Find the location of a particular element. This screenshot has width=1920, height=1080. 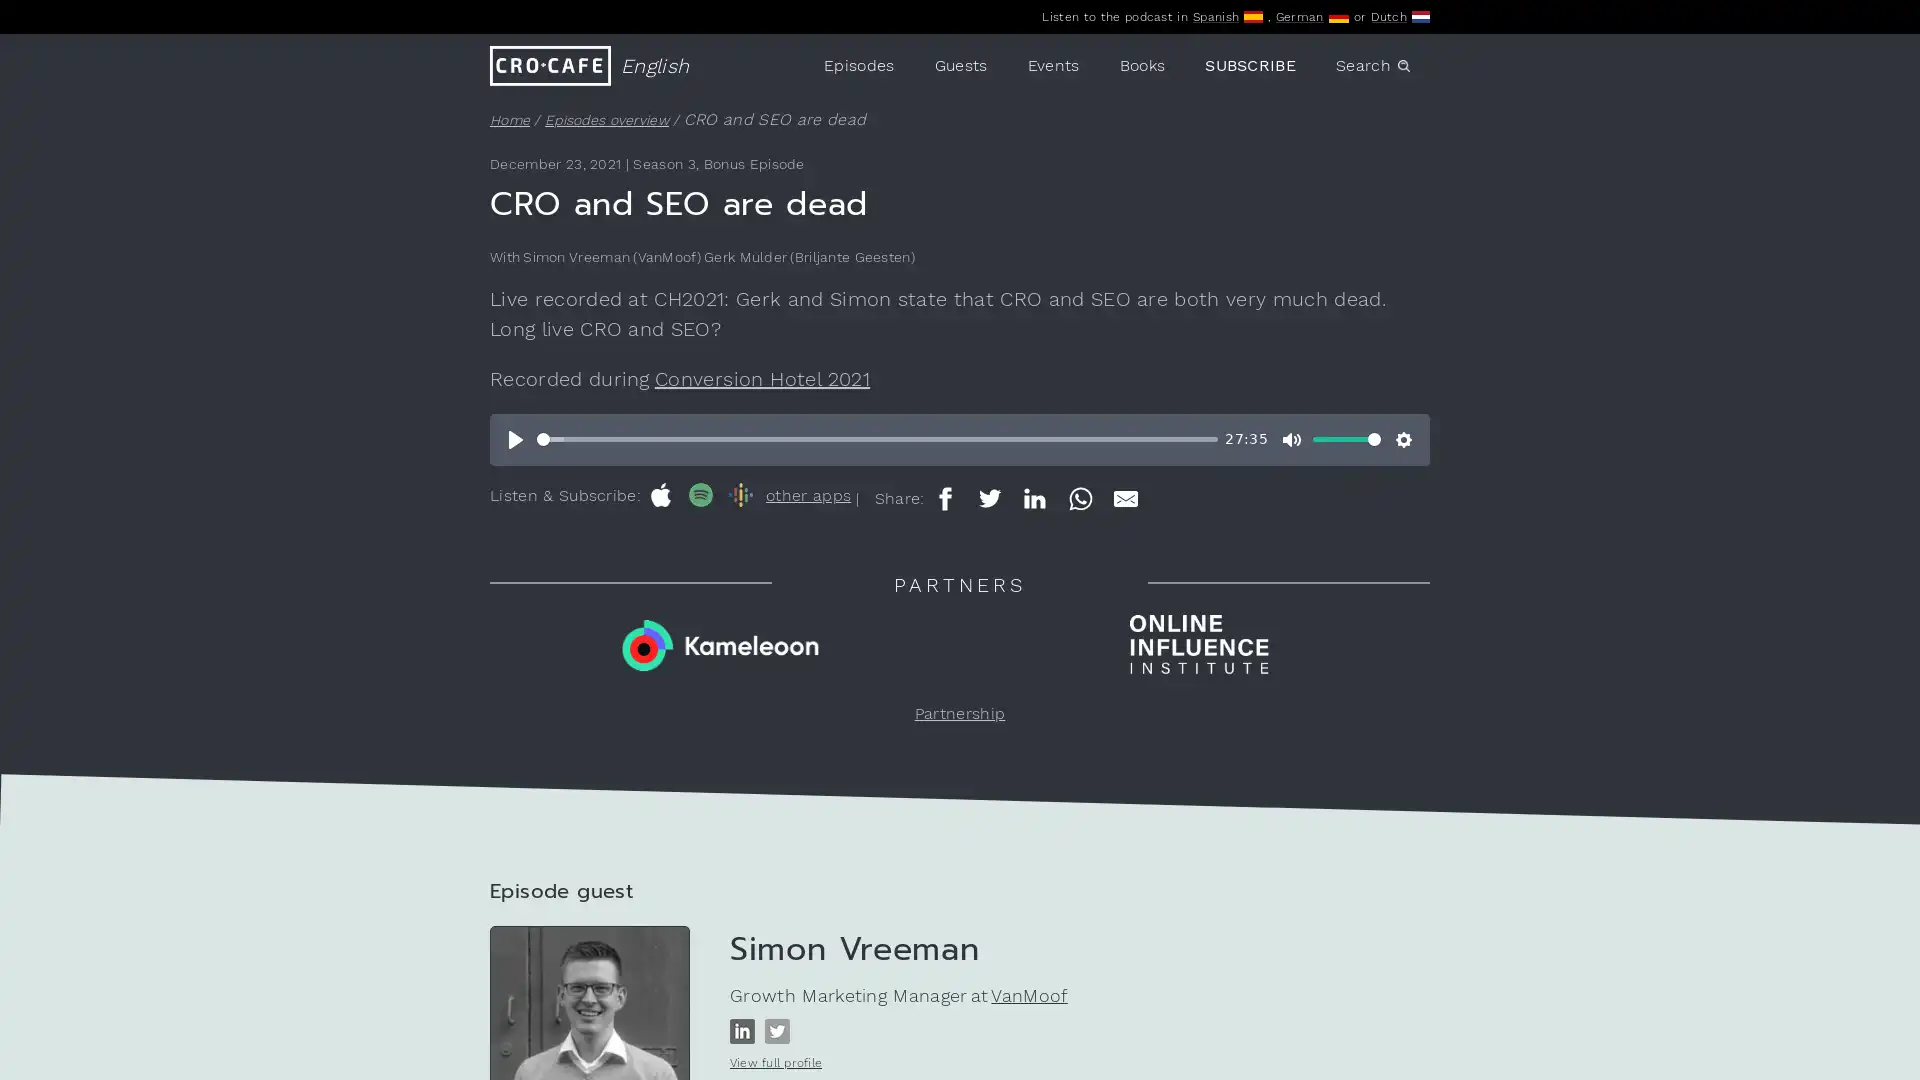

Mute is located at coordinates (1291, 438).